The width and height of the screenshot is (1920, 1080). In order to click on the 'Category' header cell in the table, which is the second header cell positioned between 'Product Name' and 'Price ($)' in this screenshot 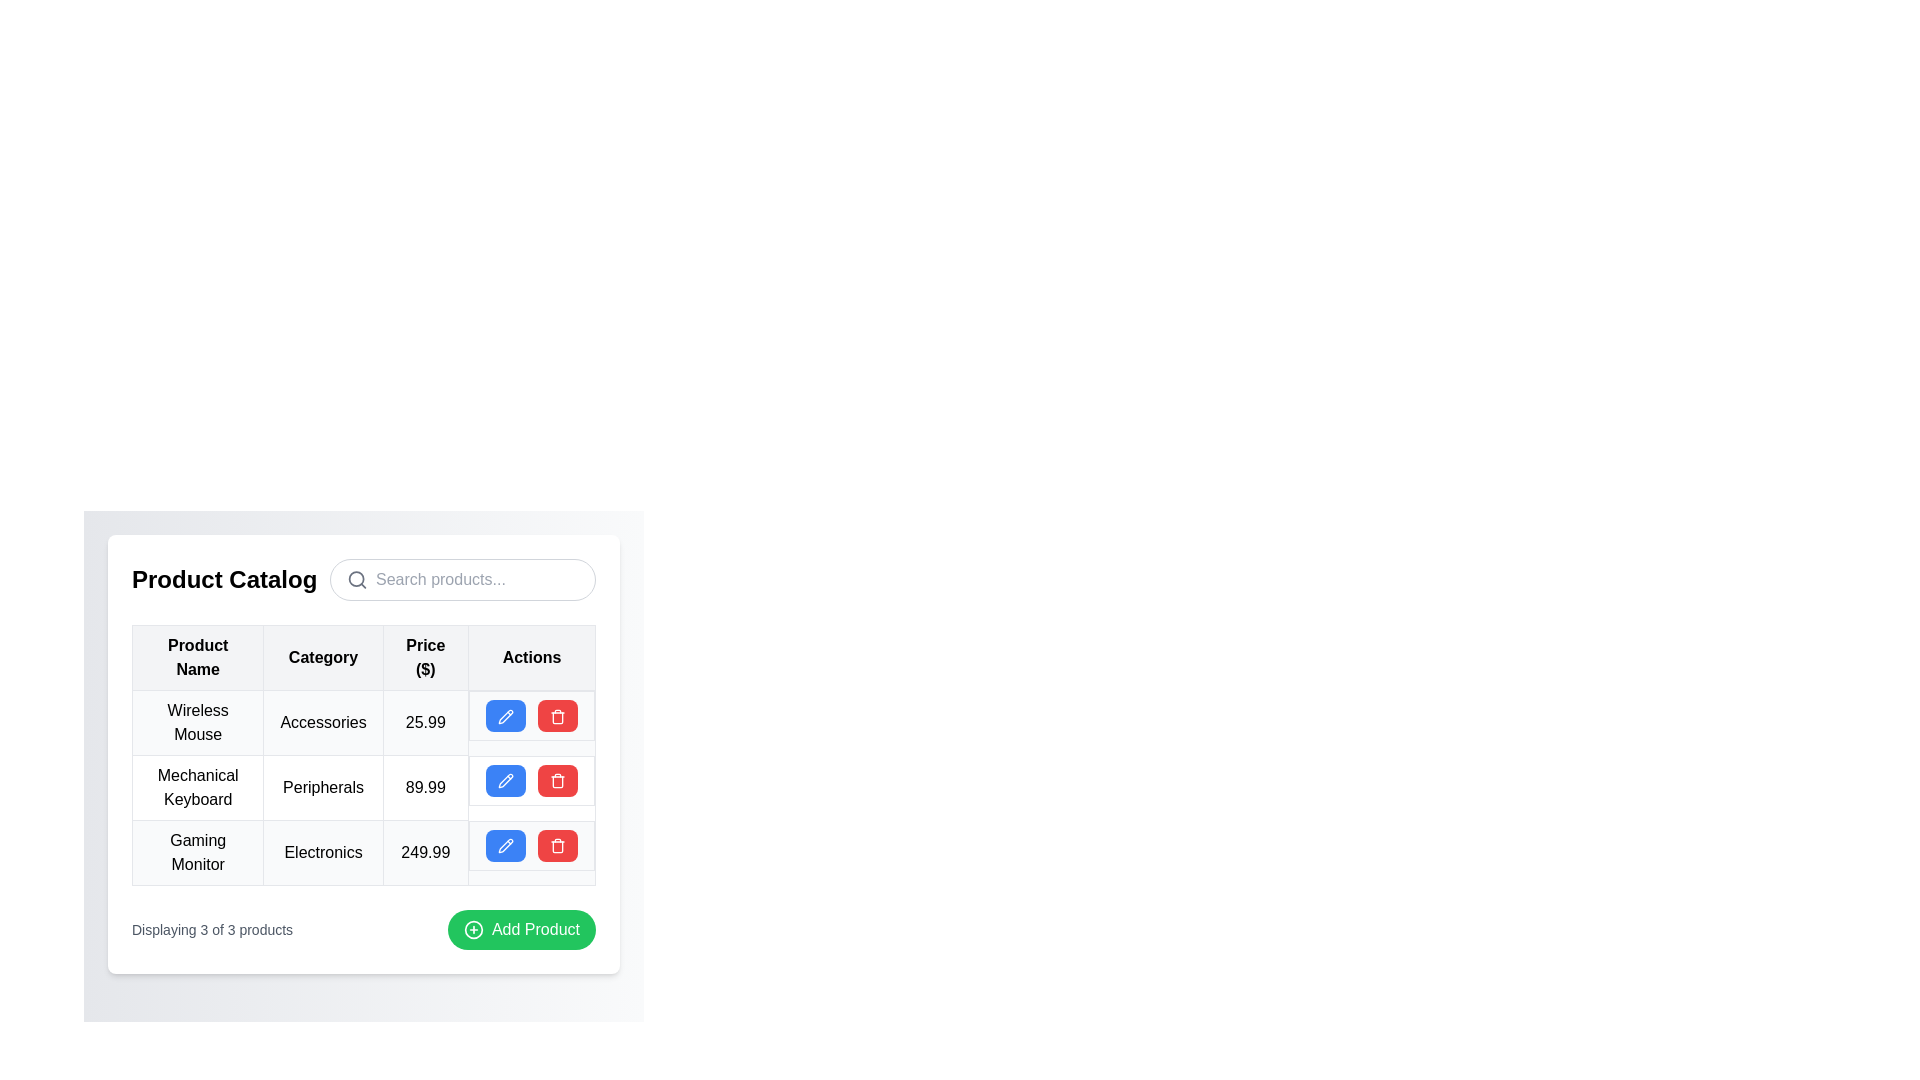, I will do `click(323, 658)`.